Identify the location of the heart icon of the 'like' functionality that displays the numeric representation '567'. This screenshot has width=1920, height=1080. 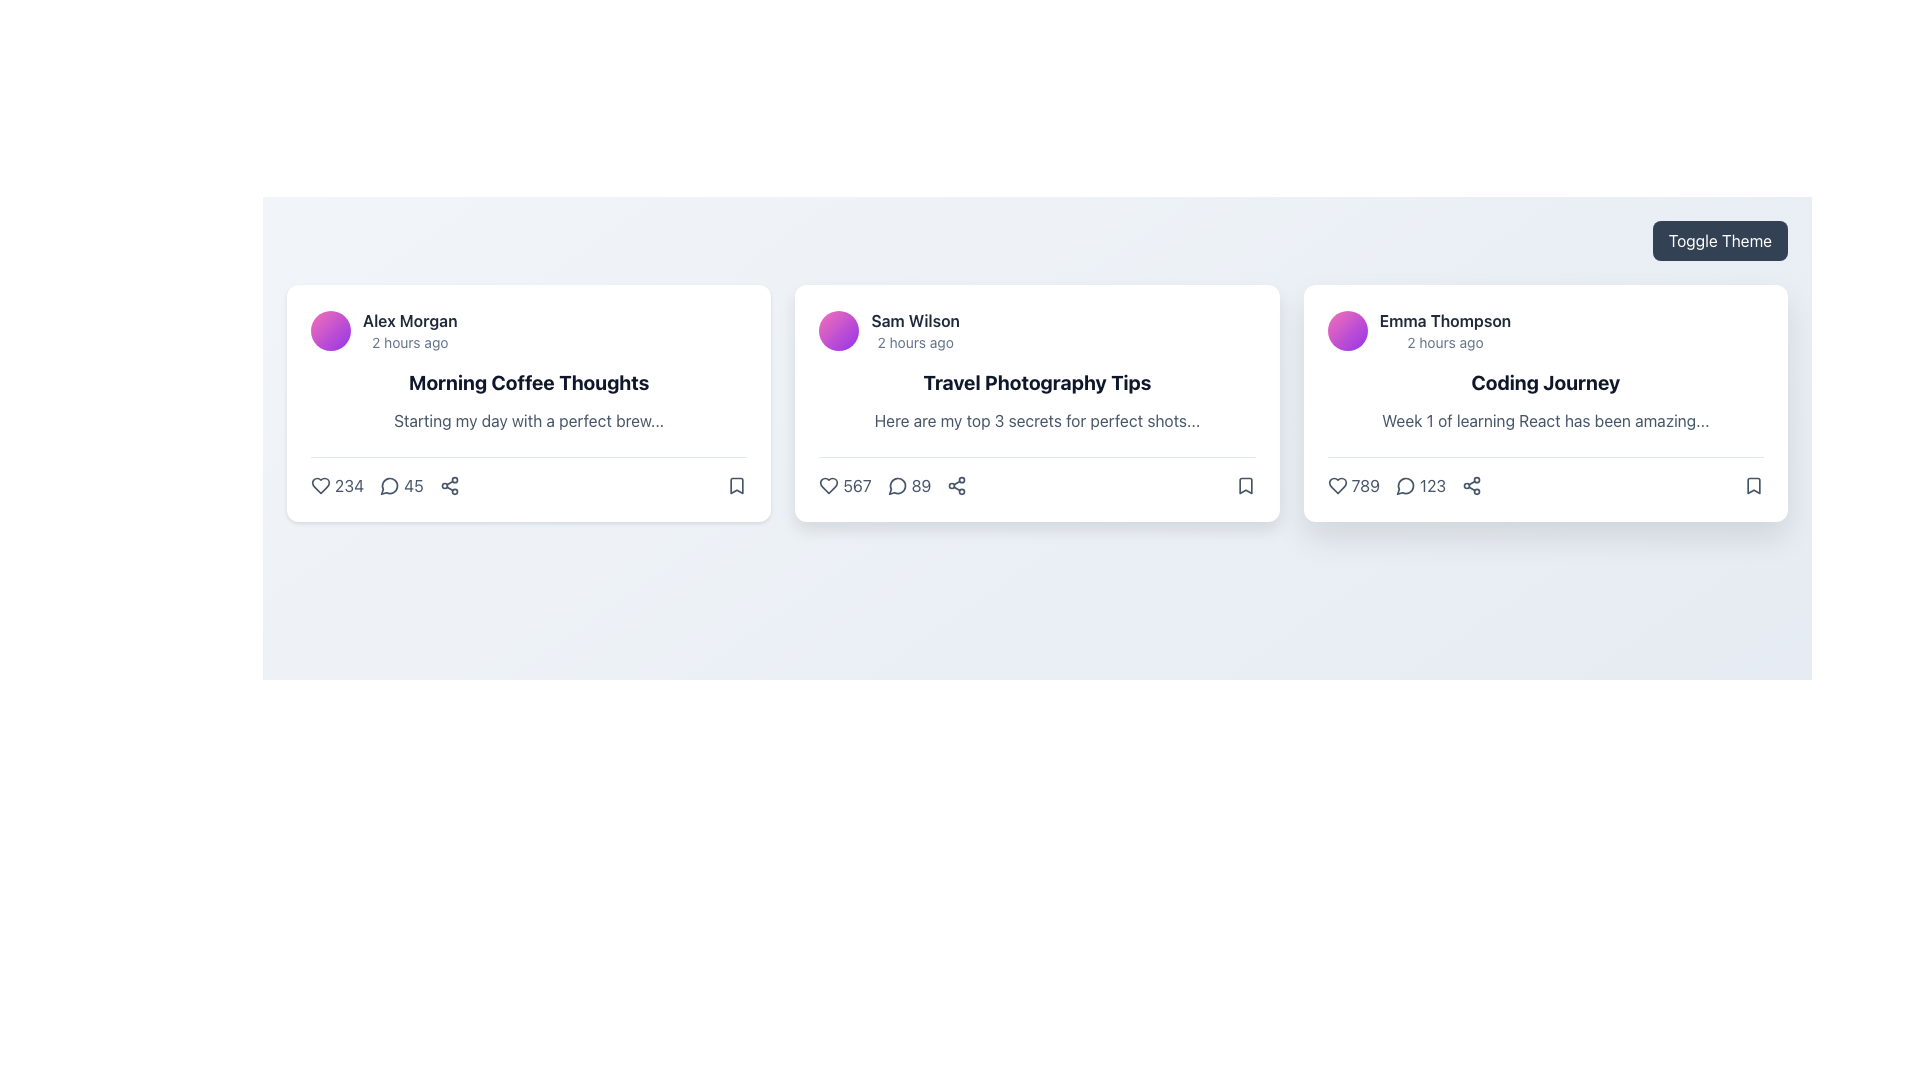
(845, 486).